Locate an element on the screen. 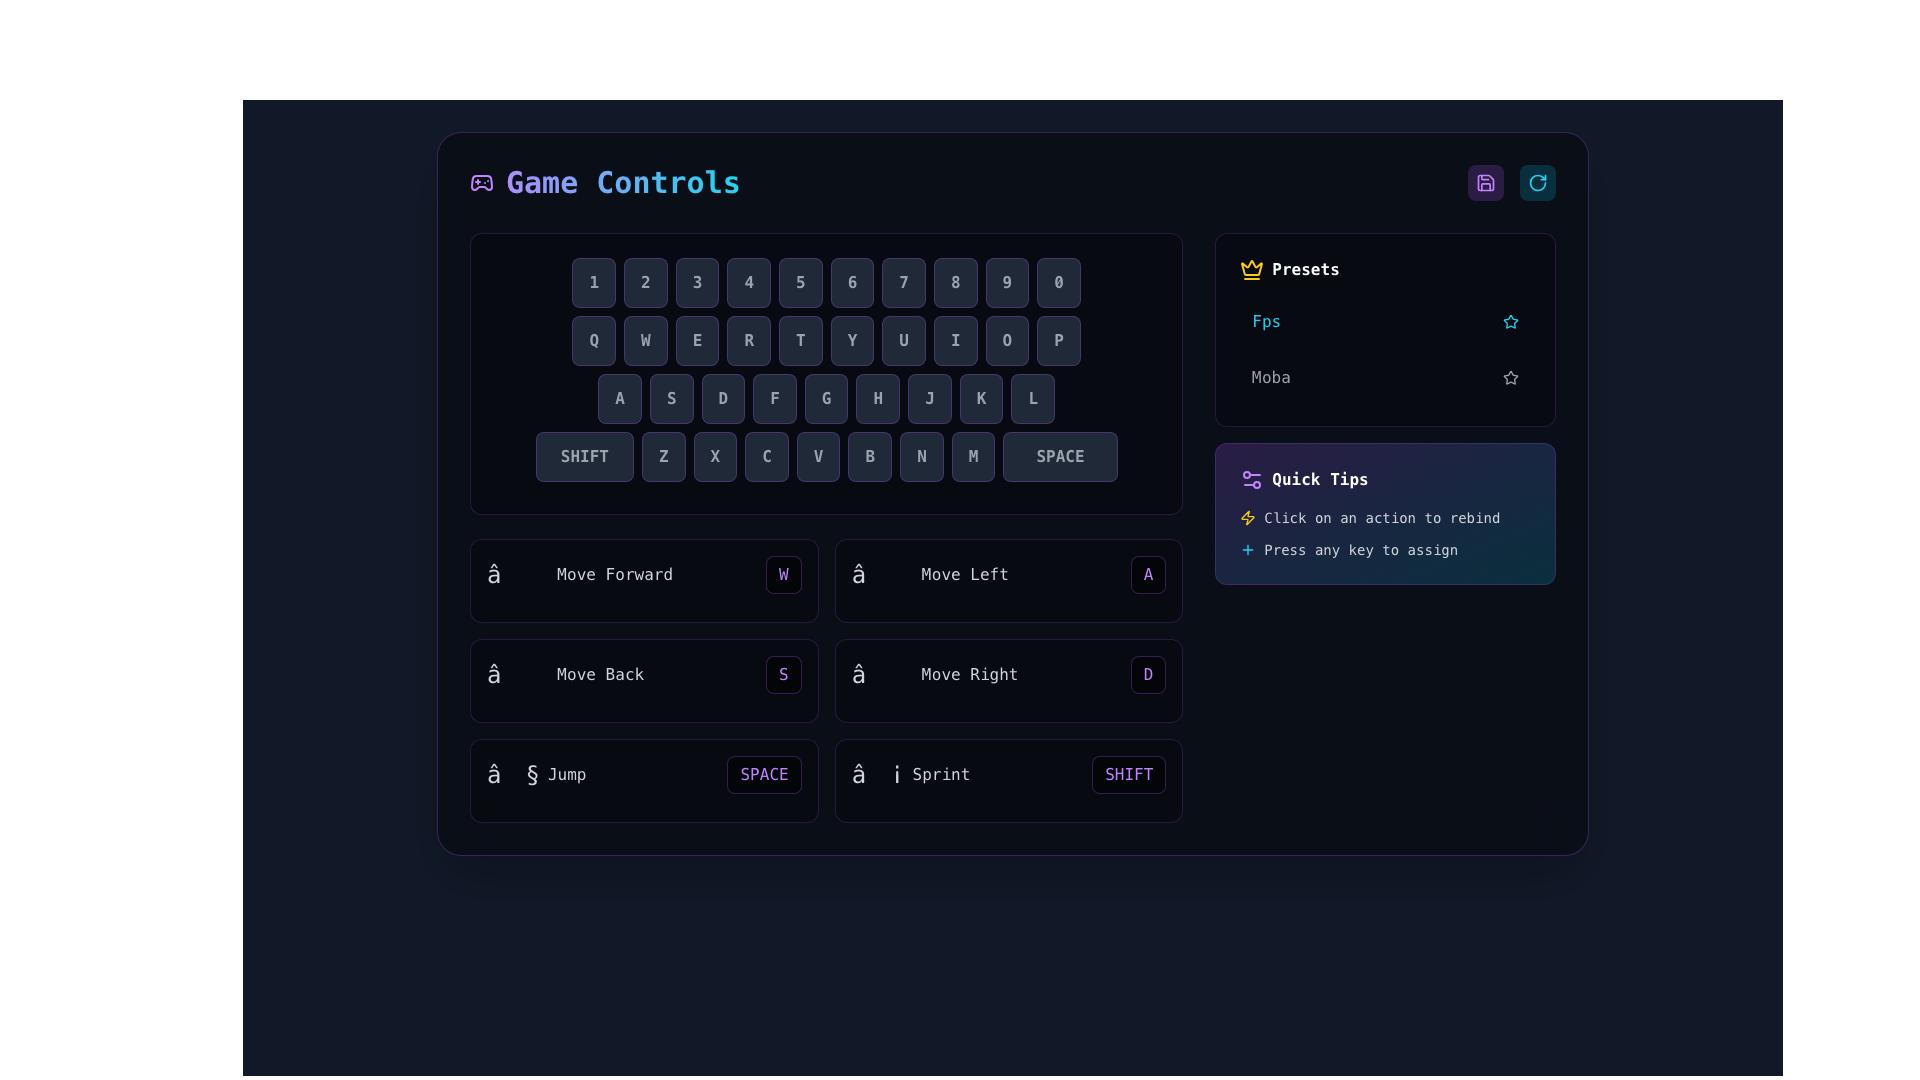  the visual state of the 'R' key button, which is the fourth button in a horizontal sequence of game control buttons is located at coordinates (748, 339).